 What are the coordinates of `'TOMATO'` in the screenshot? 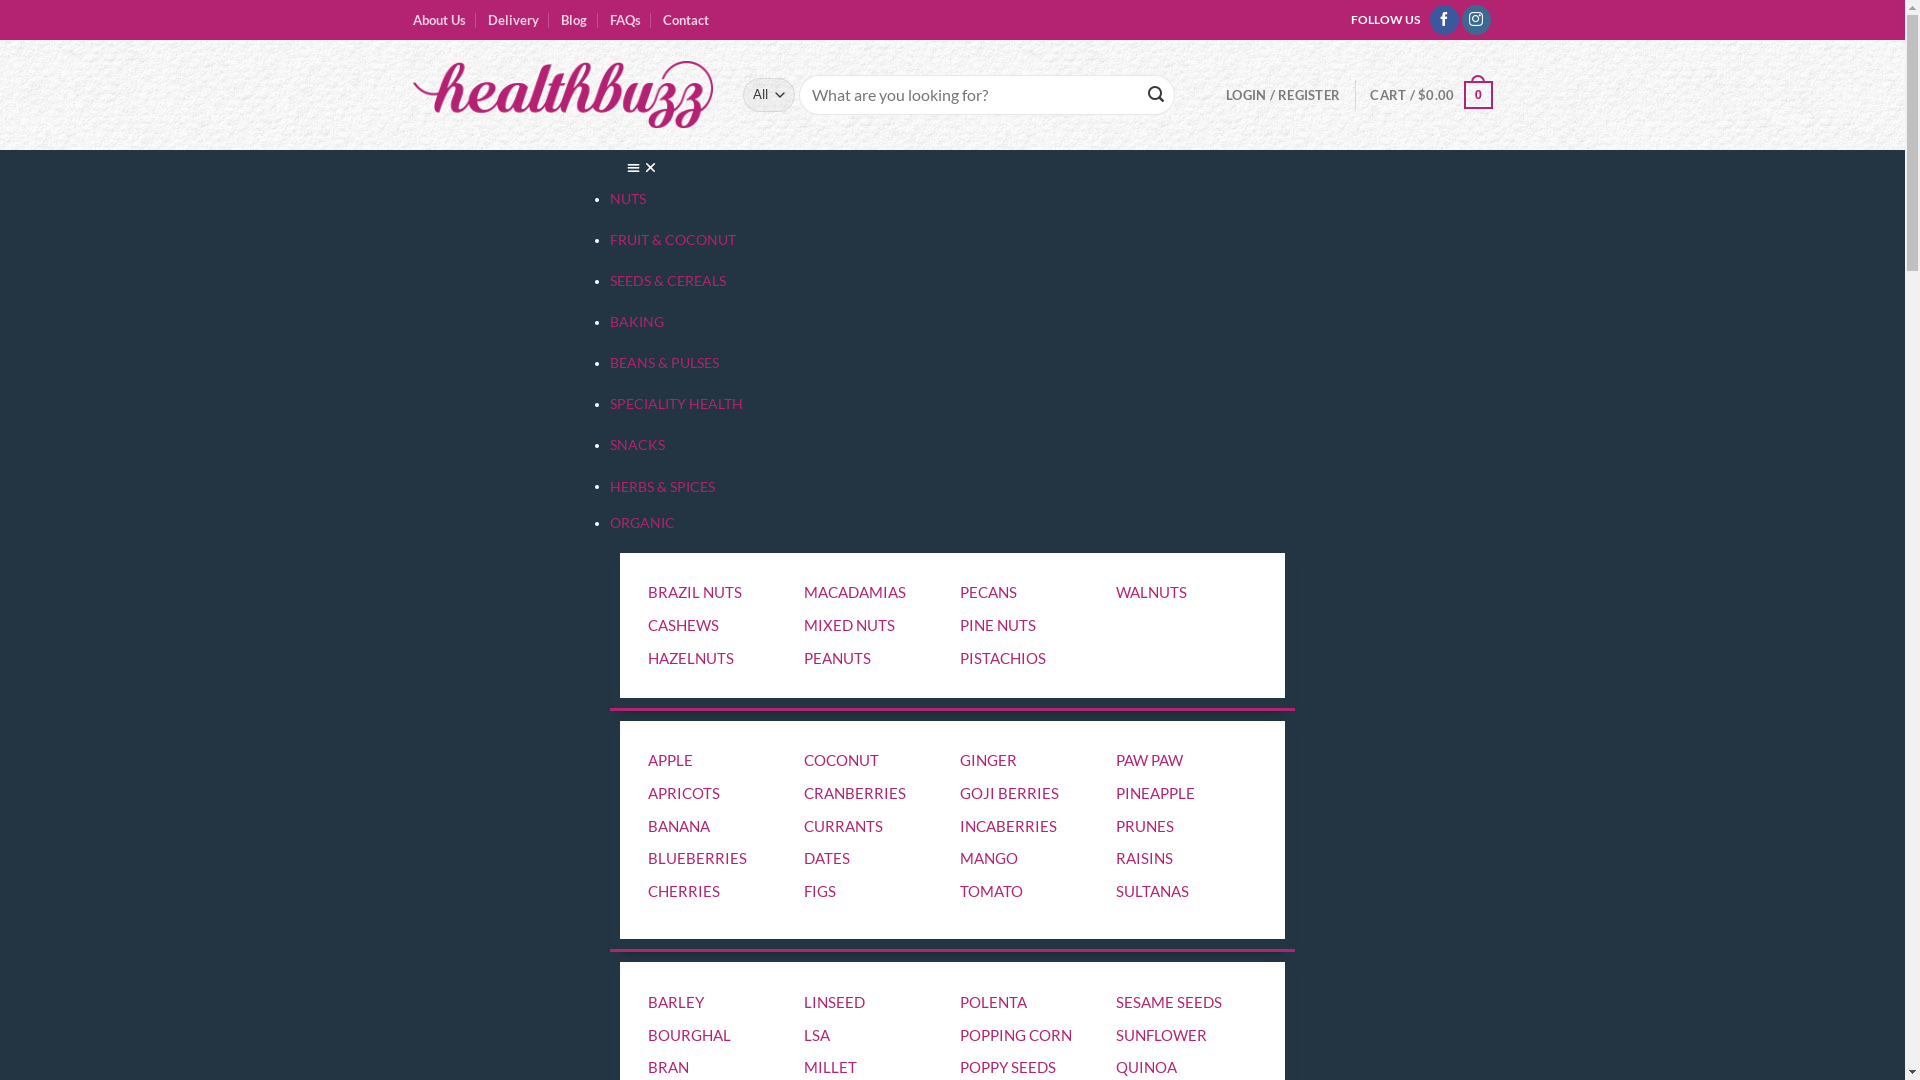 It's located at (991, 890).